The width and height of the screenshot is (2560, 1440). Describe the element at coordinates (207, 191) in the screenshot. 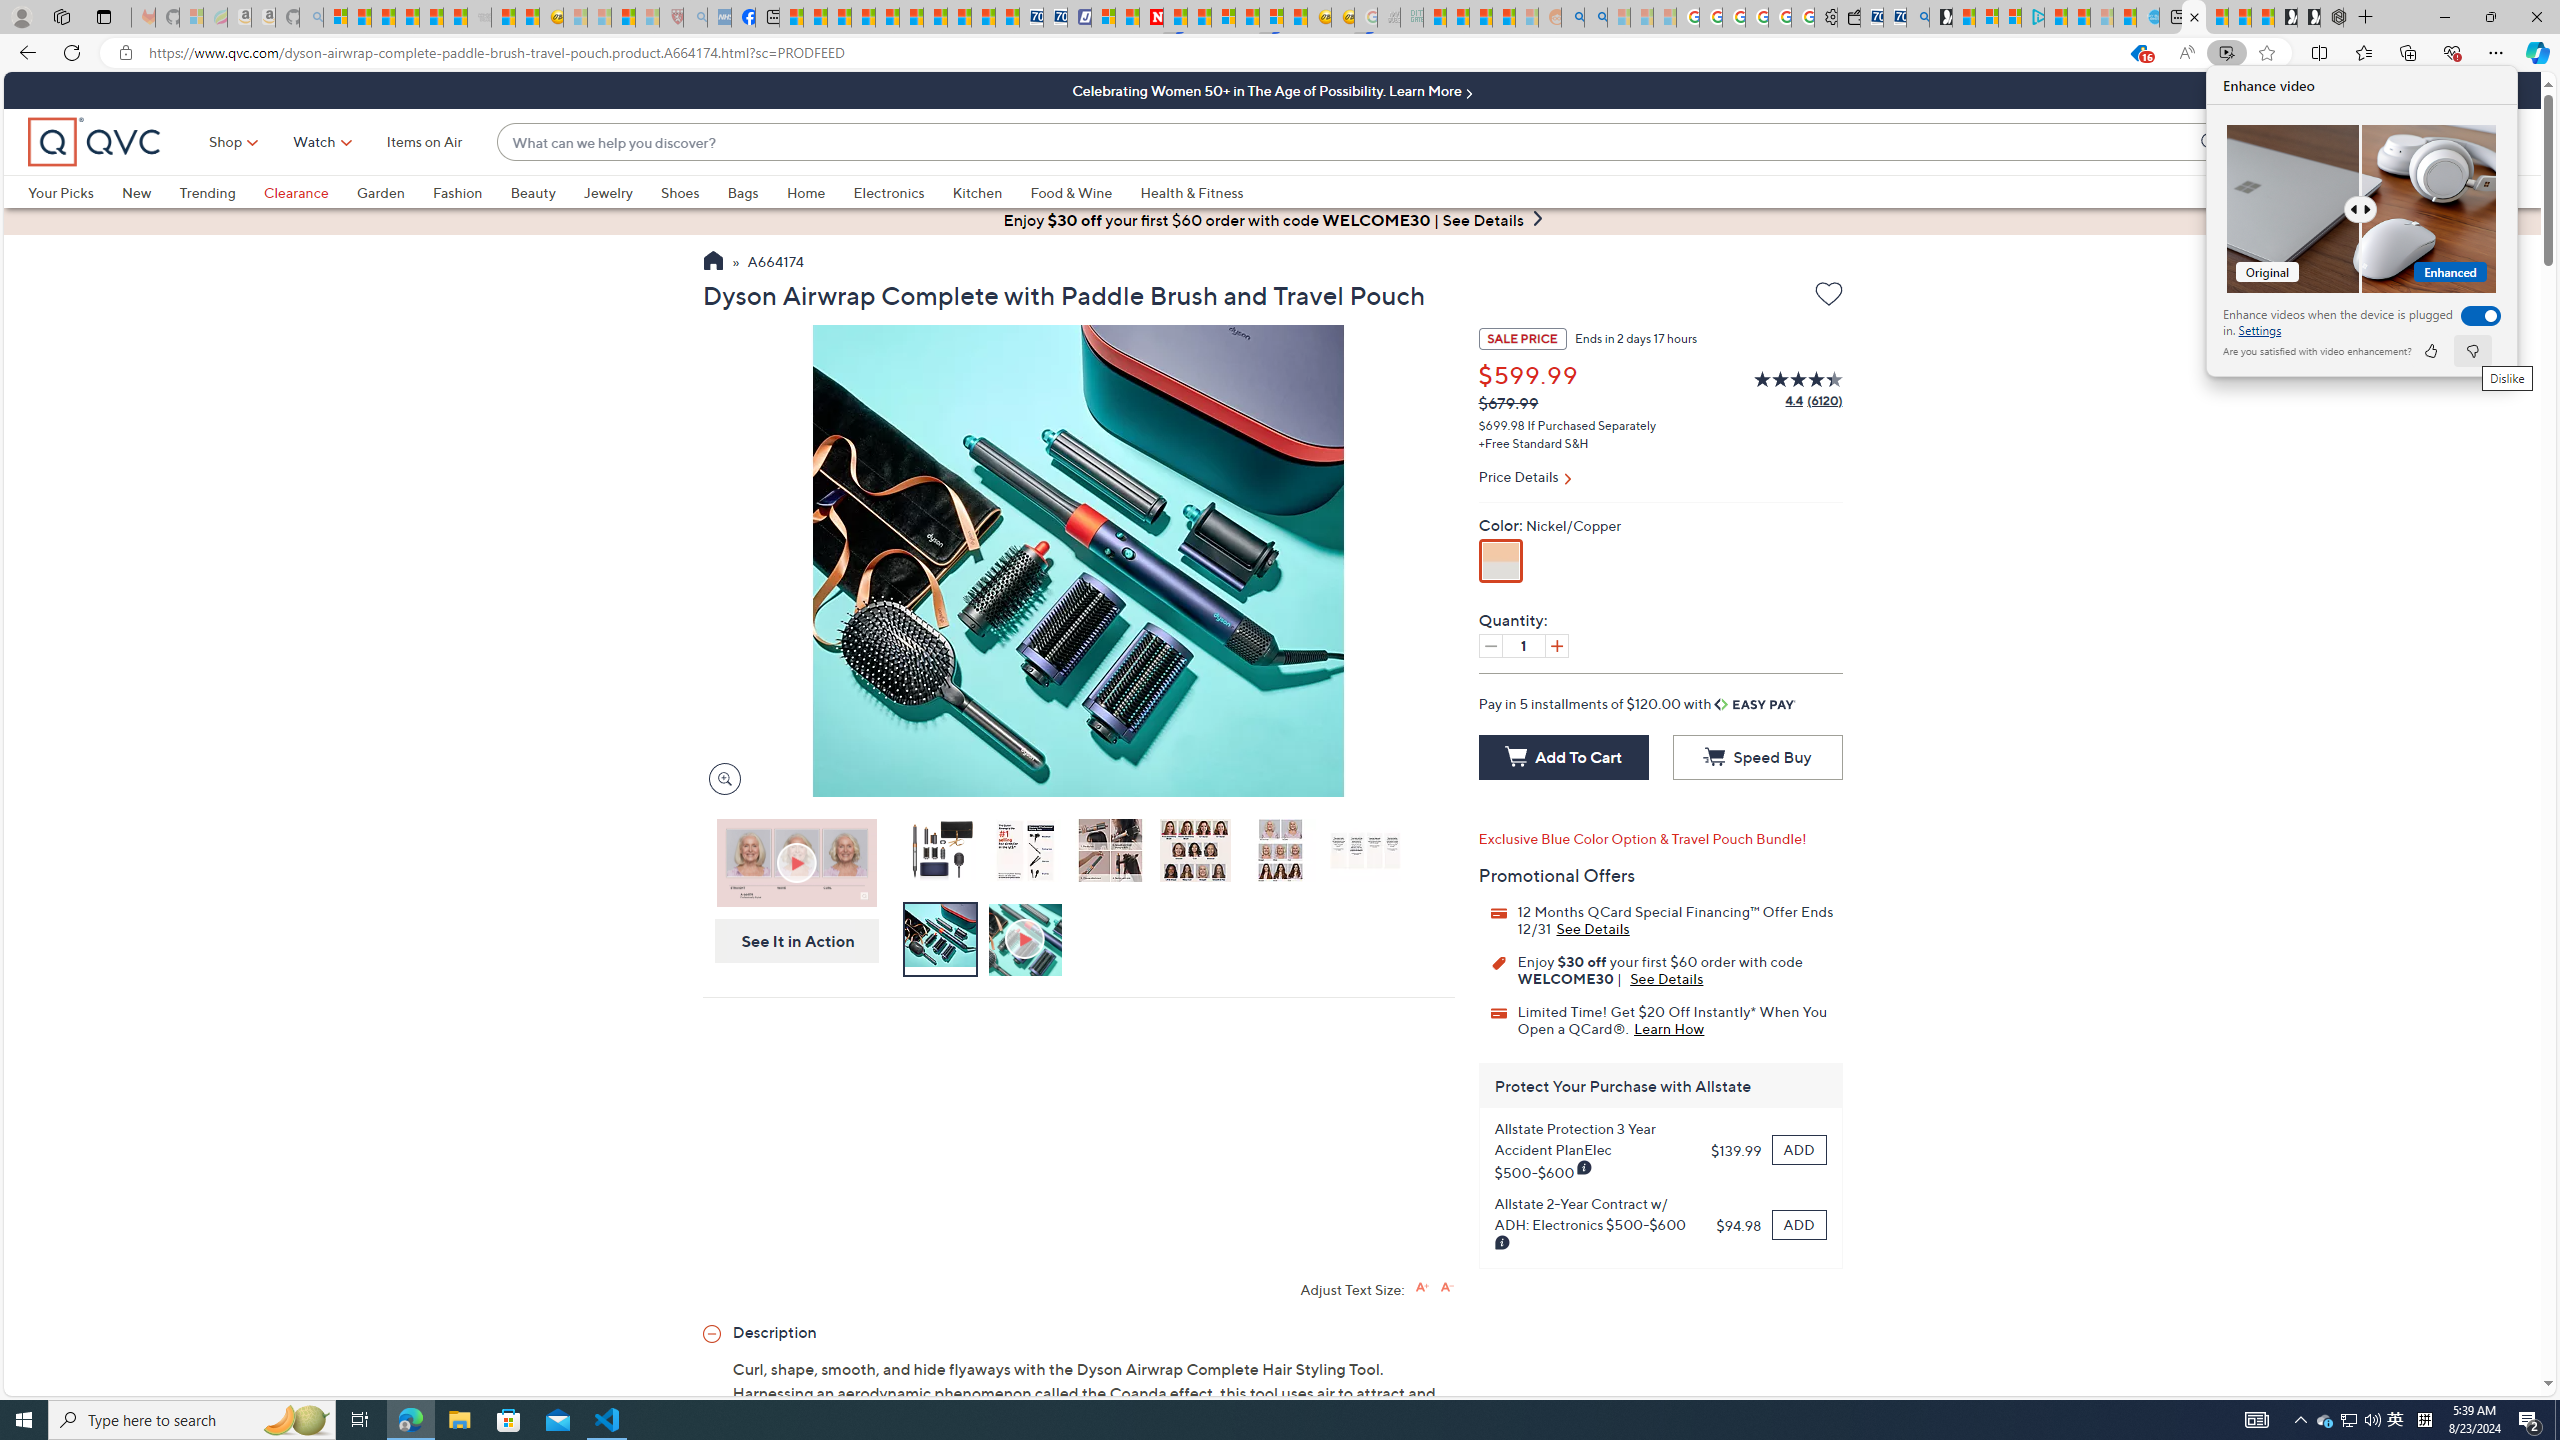

I see `'Trending'` at that location.